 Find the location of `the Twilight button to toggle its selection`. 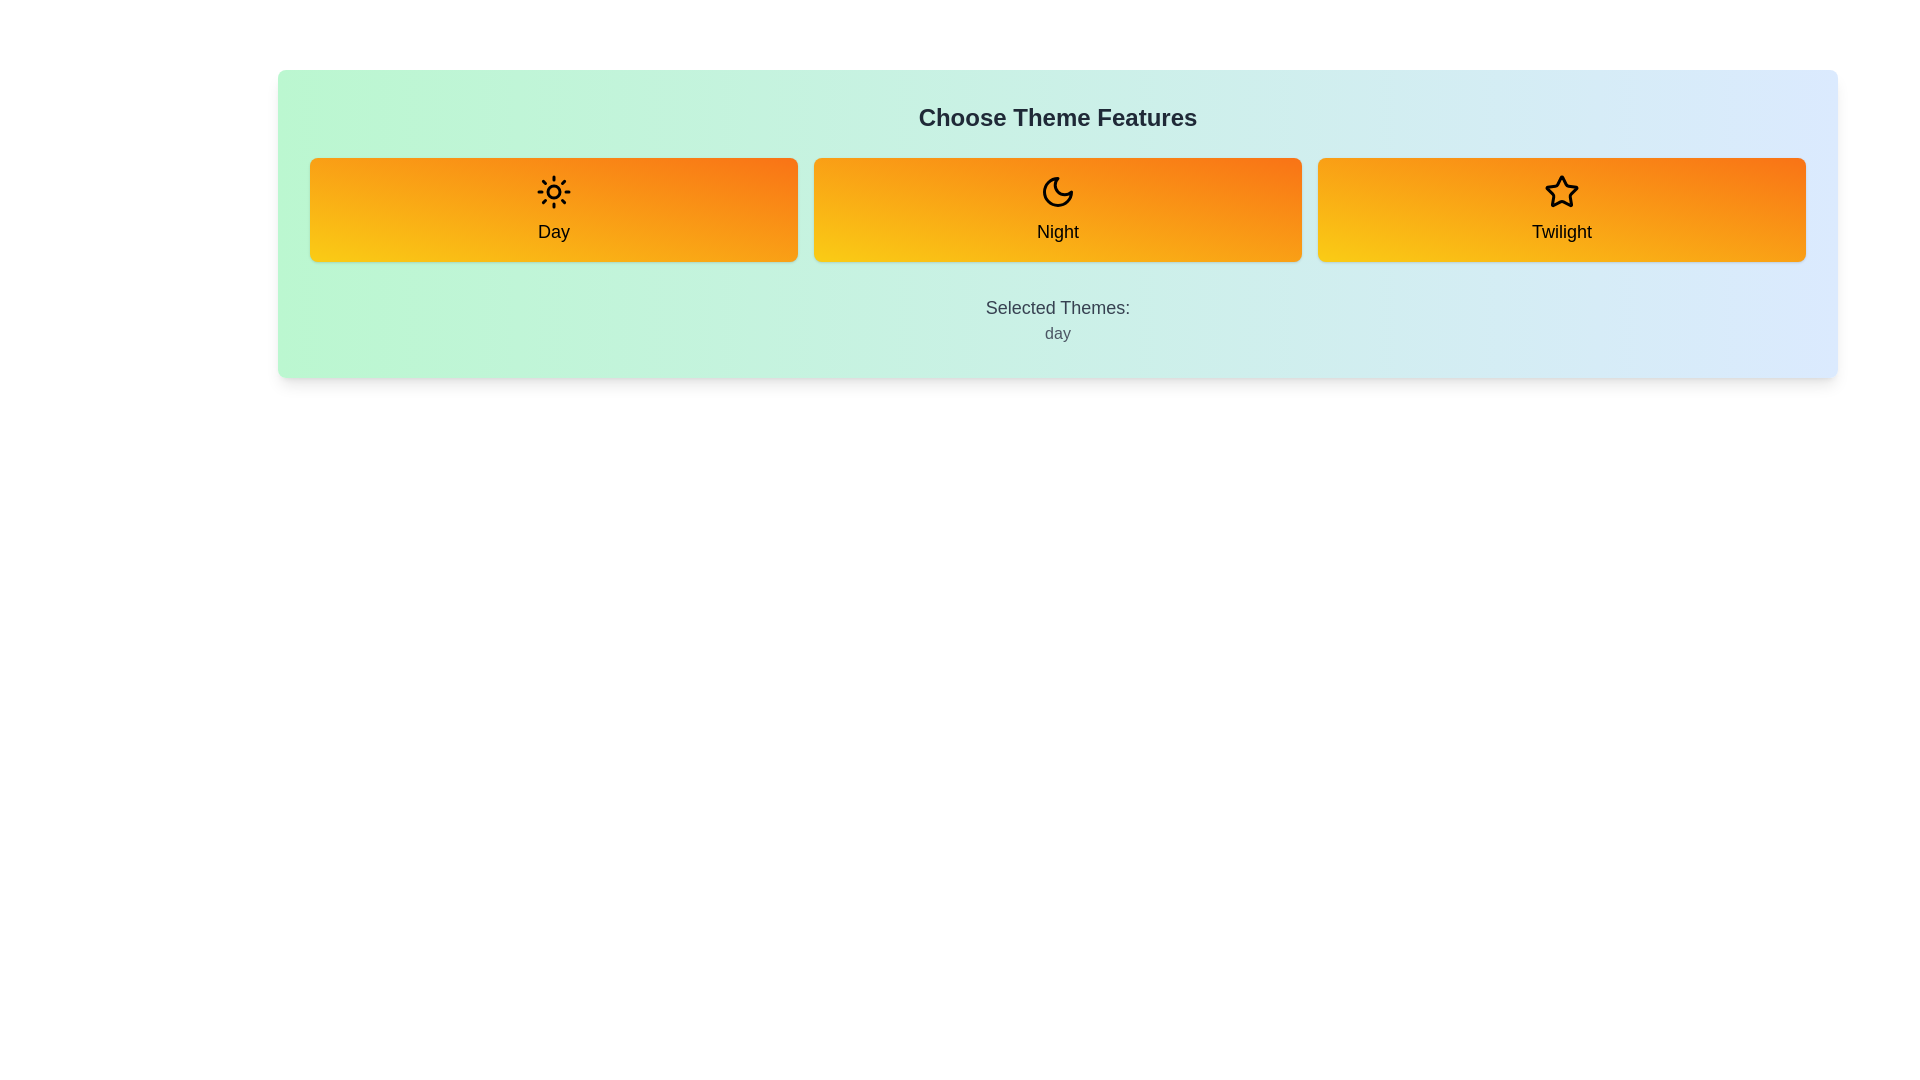

the Twilight button to toggle its selection is located at coordinates (1560, 209).